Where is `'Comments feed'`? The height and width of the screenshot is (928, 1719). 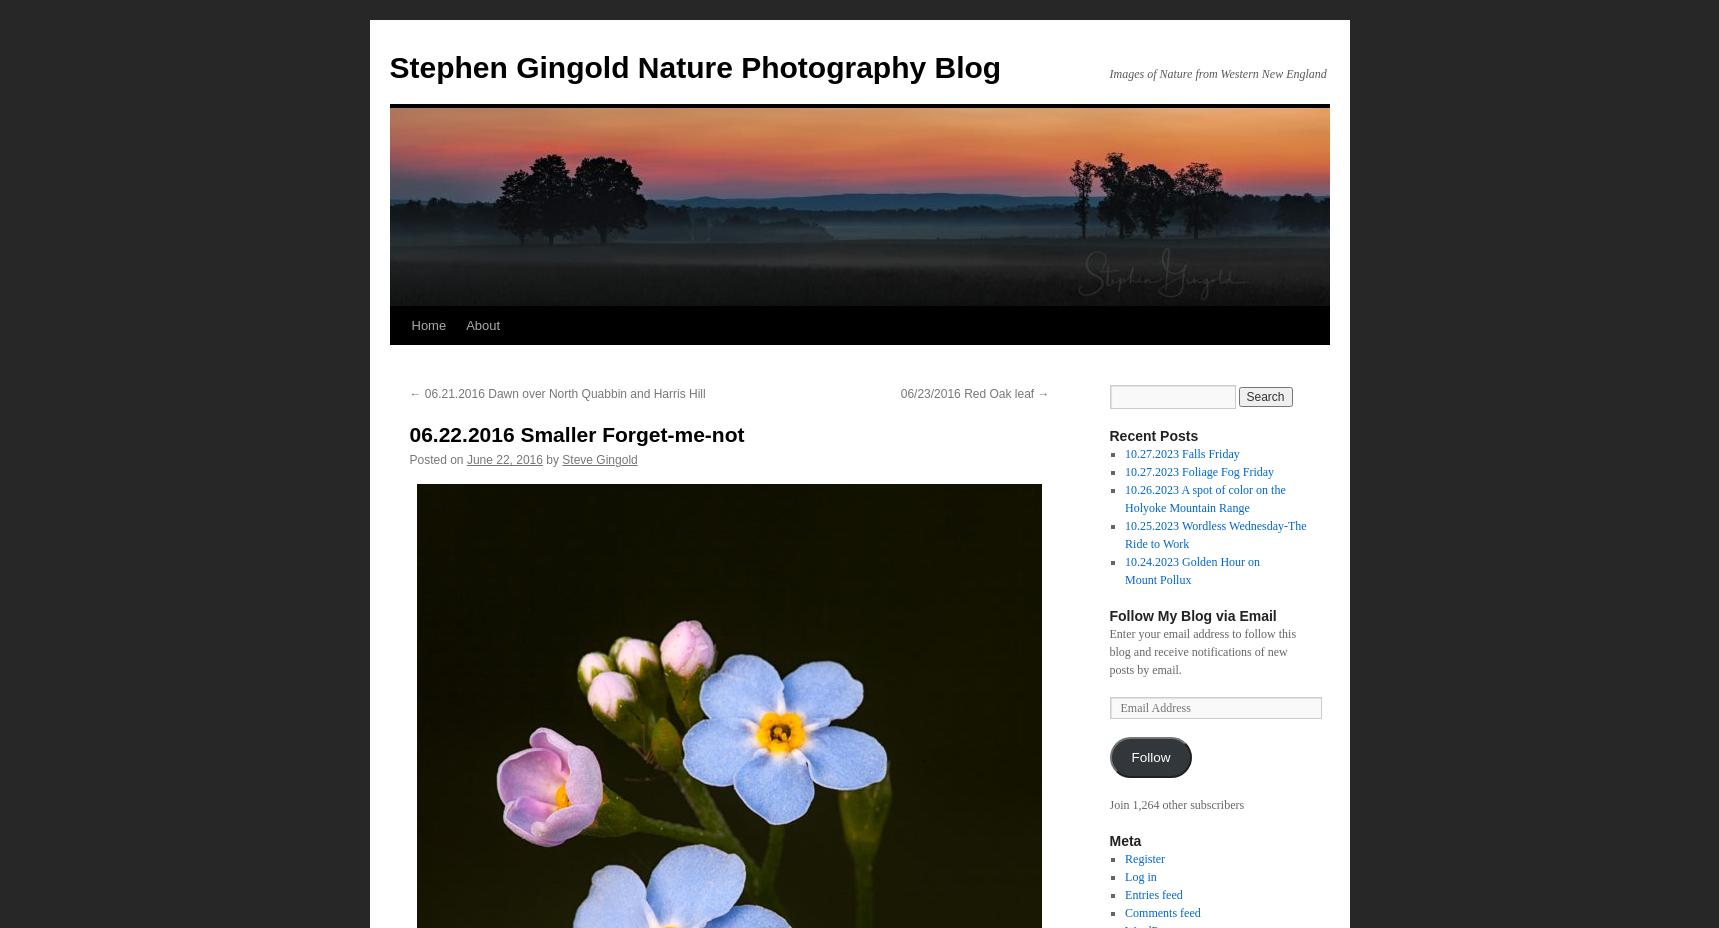 'Comments feed' is located at coordinates (1161, 912).